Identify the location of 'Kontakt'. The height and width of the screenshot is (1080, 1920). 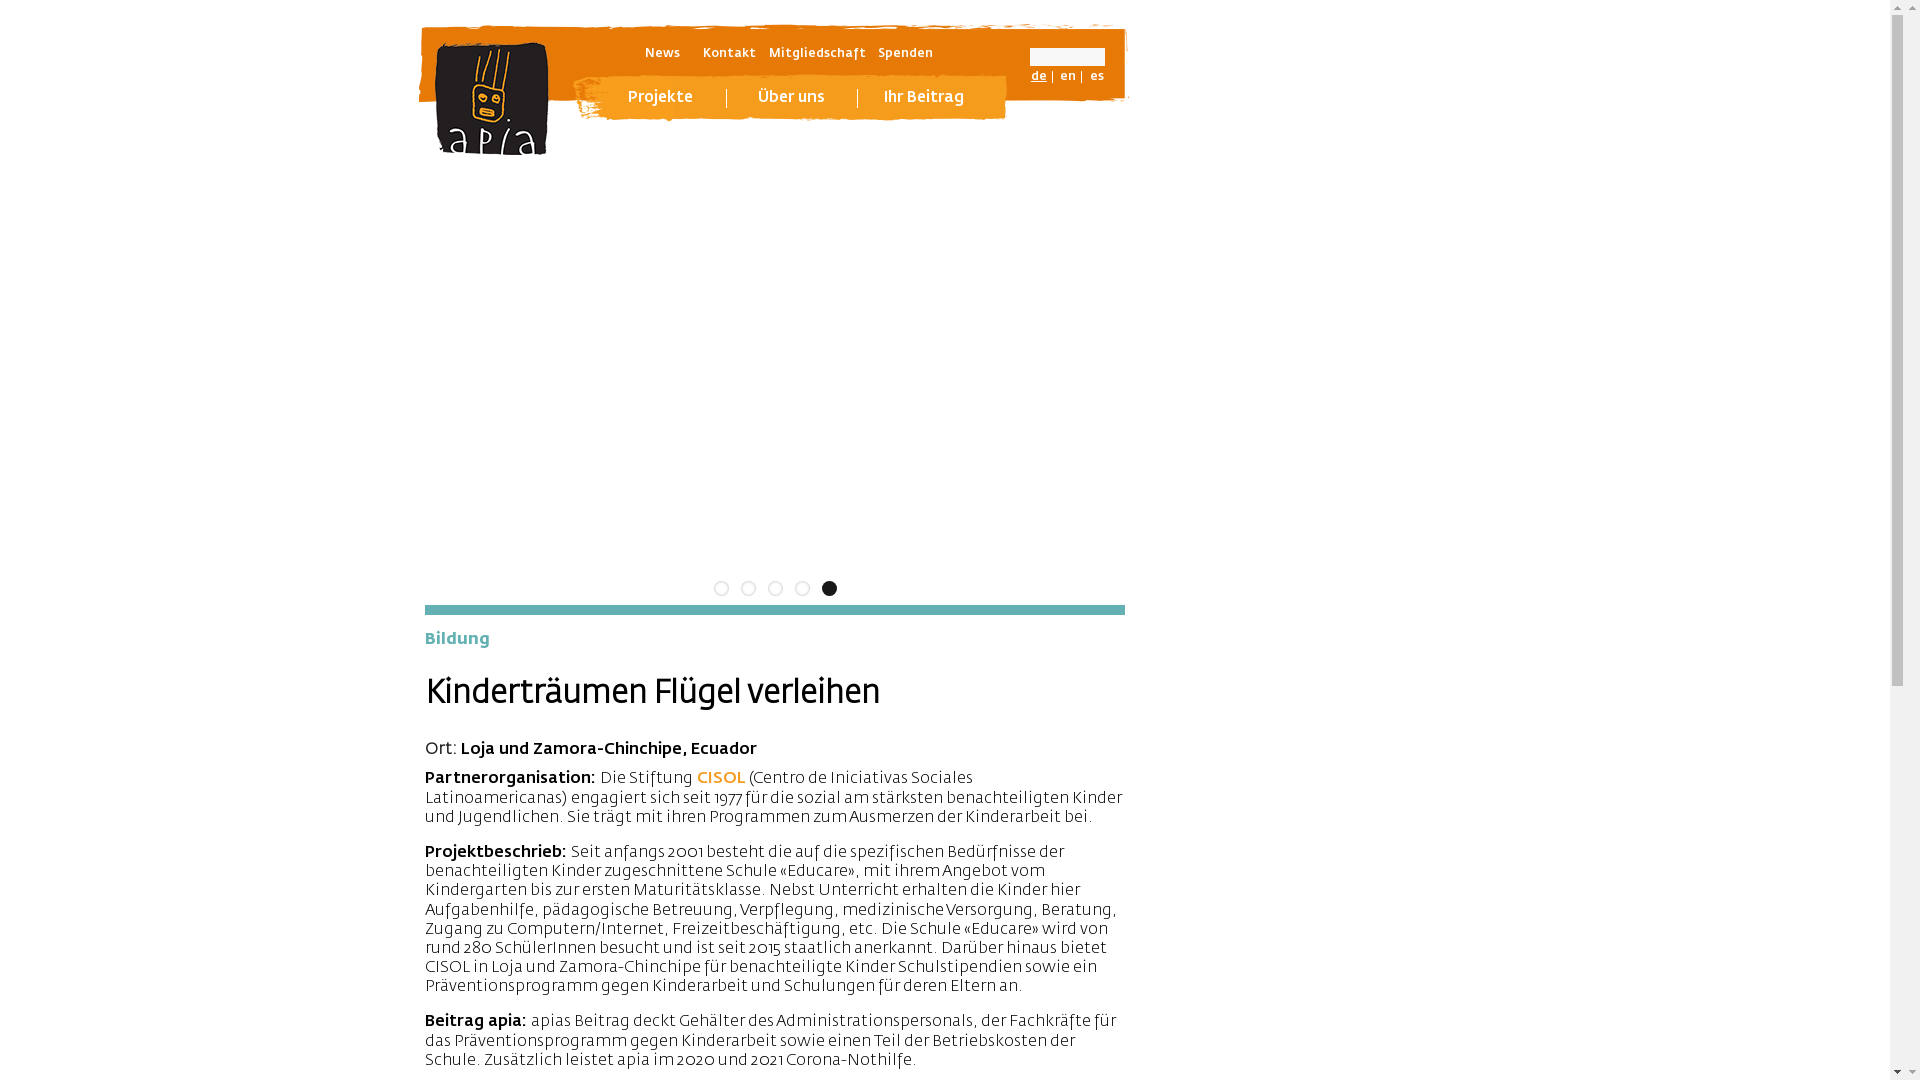
(728, 53).